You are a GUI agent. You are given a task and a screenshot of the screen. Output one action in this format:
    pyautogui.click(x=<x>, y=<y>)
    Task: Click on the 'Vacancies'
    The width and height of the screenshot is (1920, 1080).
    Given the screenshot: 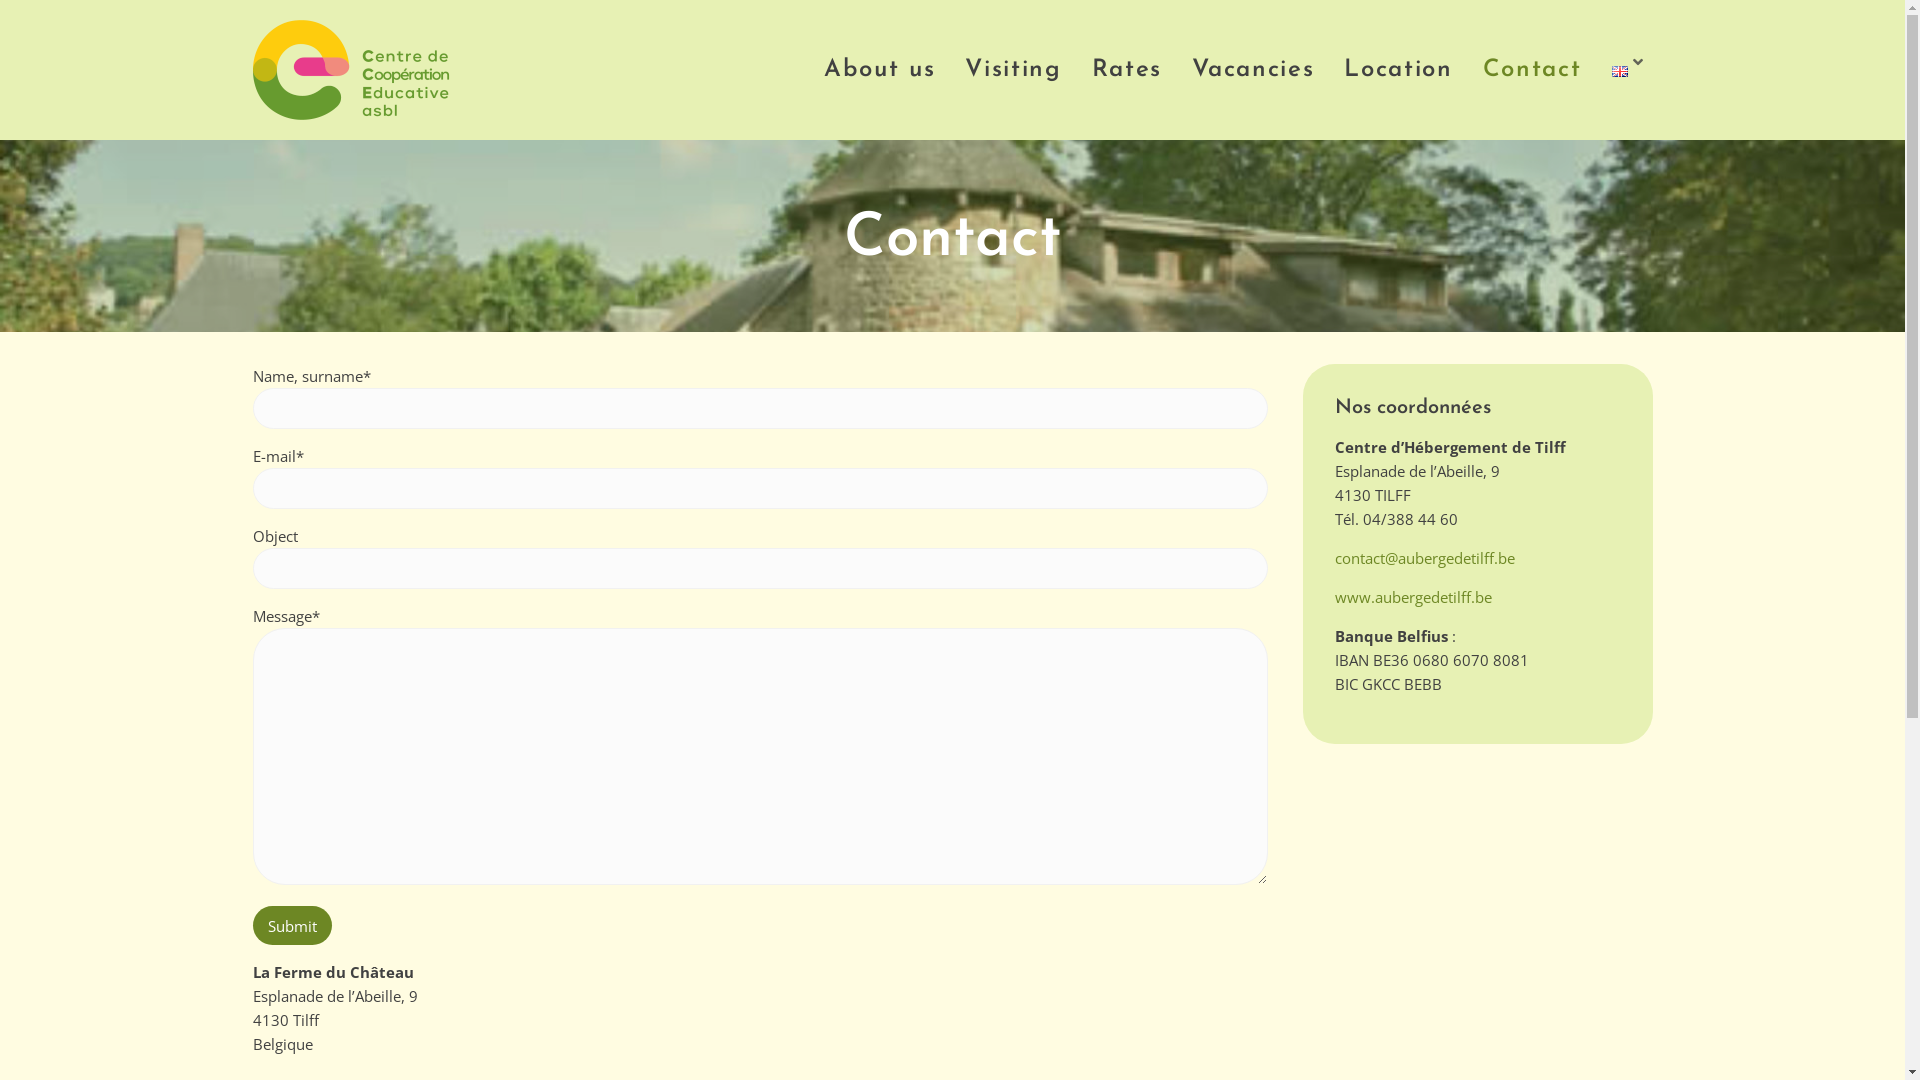 What is the action you would take?
    pyautogui.click(x=1251, y=68)
    